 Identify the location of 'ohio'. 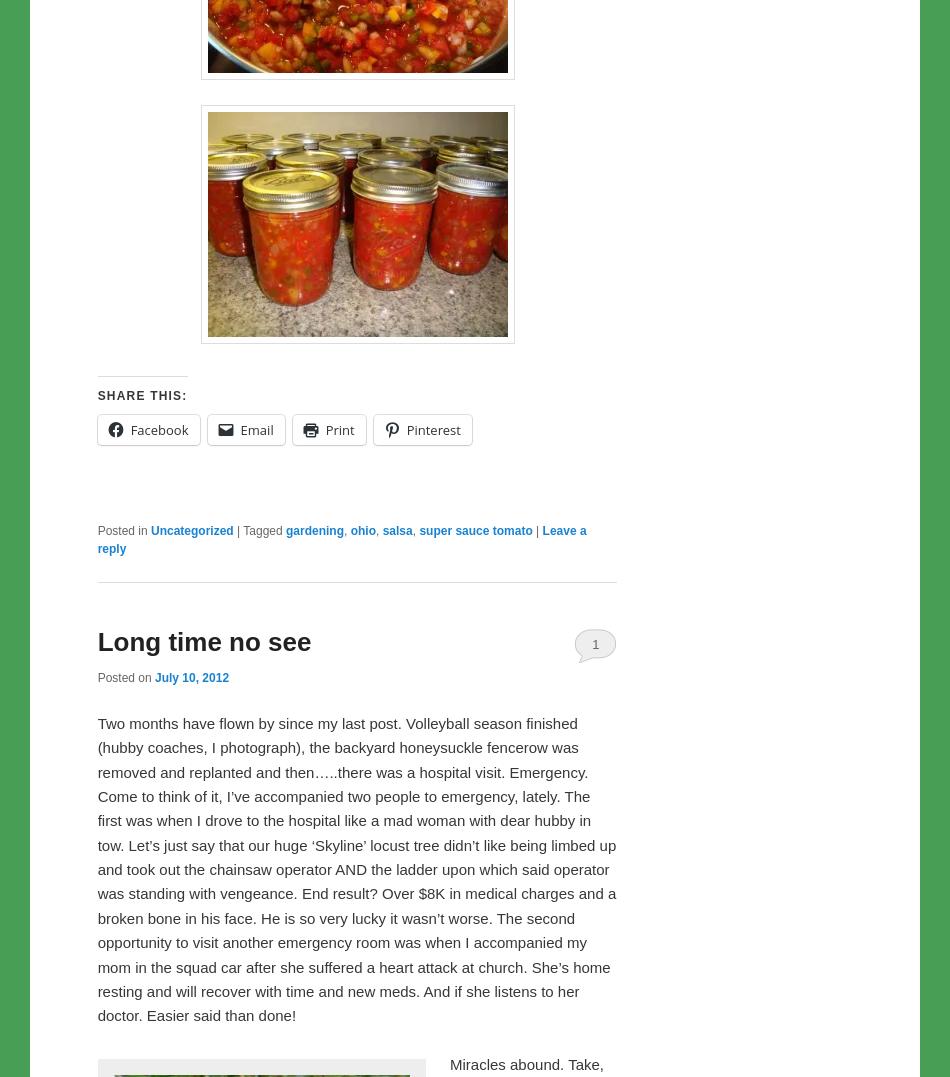
(361, 528).